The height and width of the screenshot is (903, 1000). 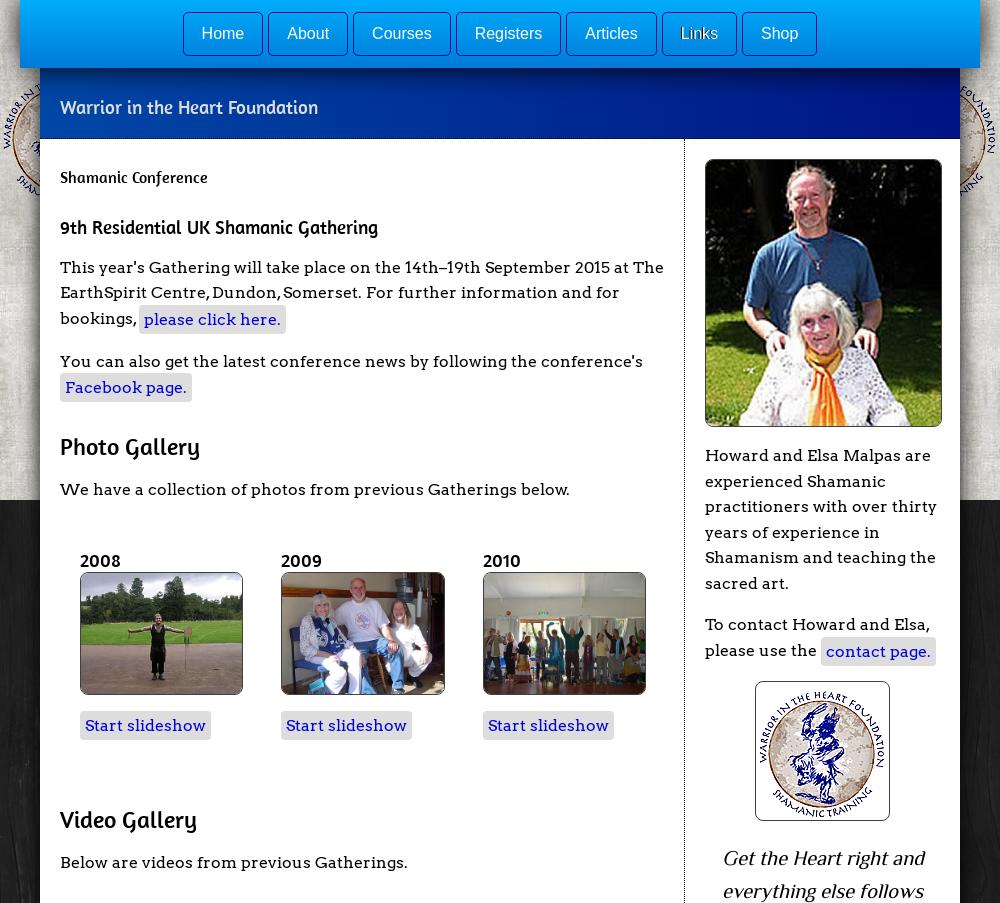 What do you see at coordinates (211, 317) in the screenshot?
I see `'please click here.'` at bounding box center [211, 317].